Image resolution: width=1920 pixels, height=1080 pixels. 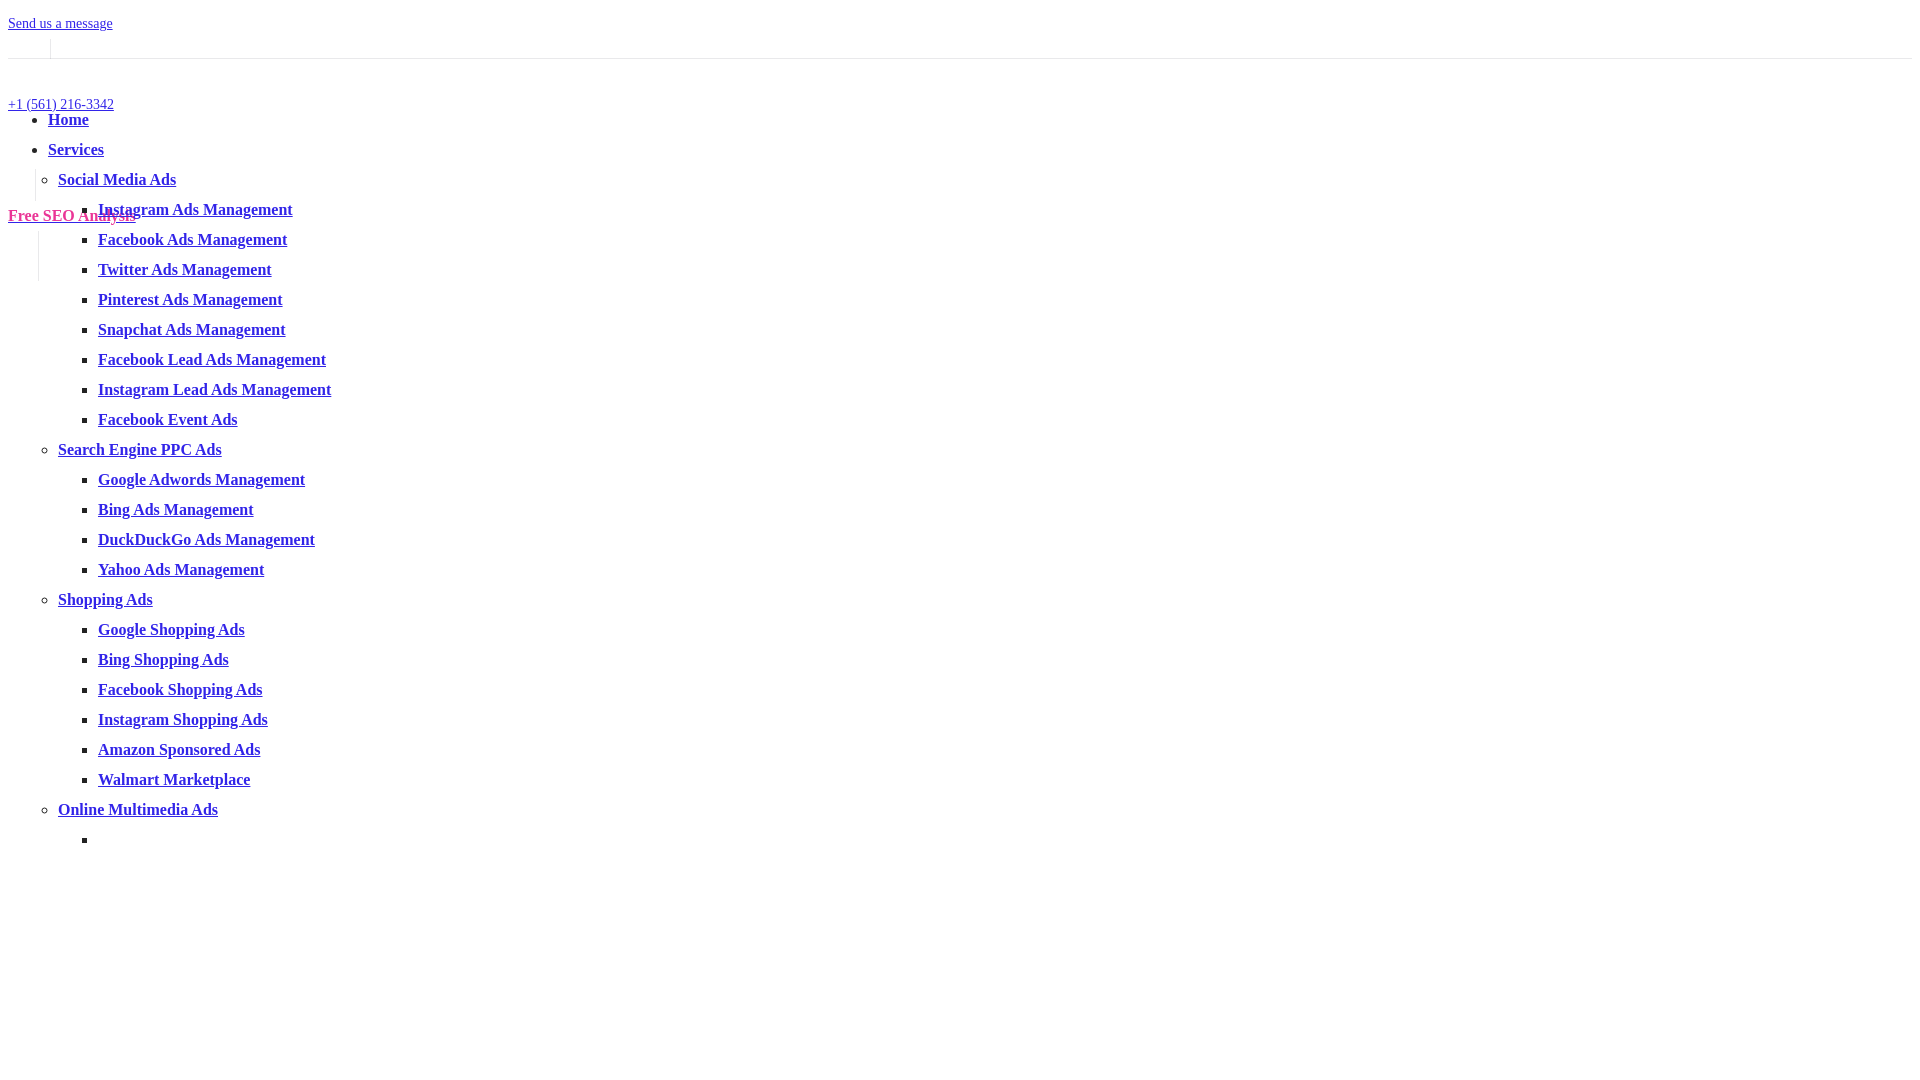 What do you see at coordinates (173, 778) in the screenshot?
I see `'Walmart Marketplace'` at bounding box center [173, 778].